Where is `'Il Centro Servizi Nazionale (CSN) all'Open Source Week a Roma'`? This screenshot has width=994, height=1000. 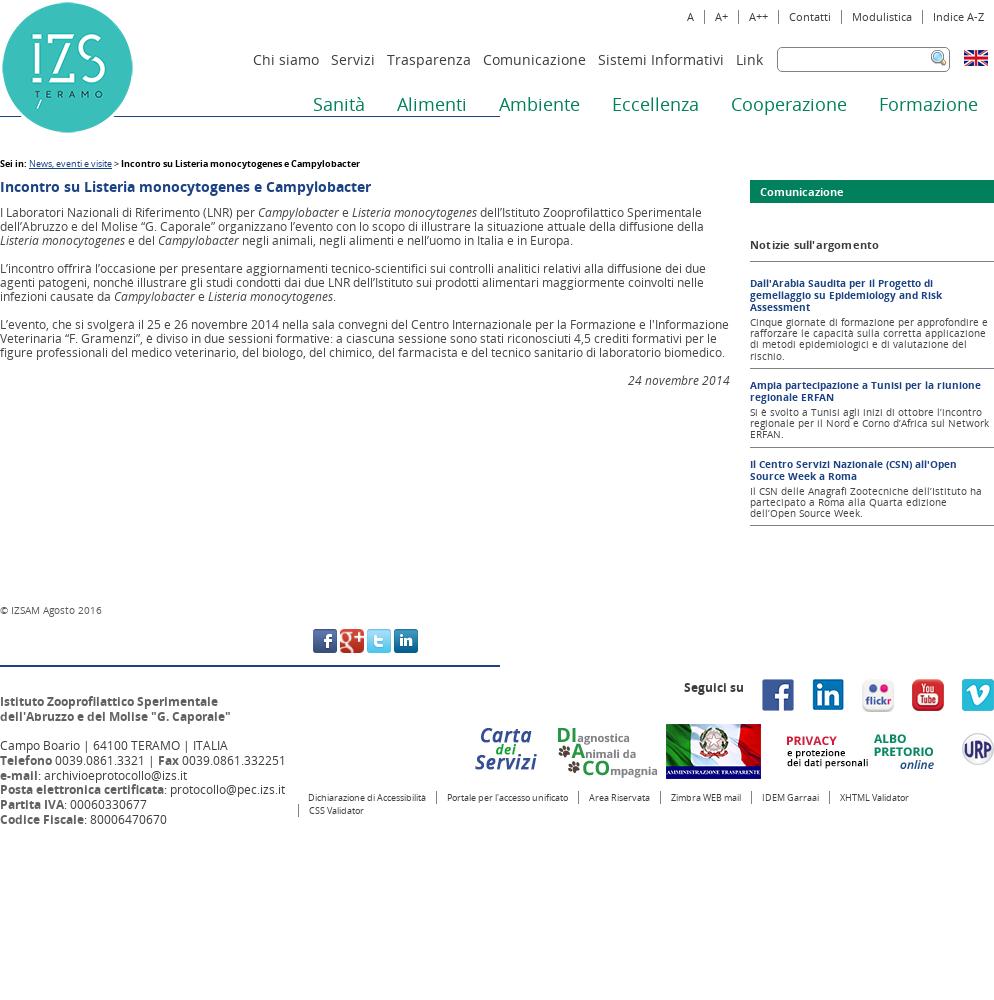 'Il Centro Servizi Nazionale (CSN) all'Open Source Week a Roma' is located at coordinates (853, 468).